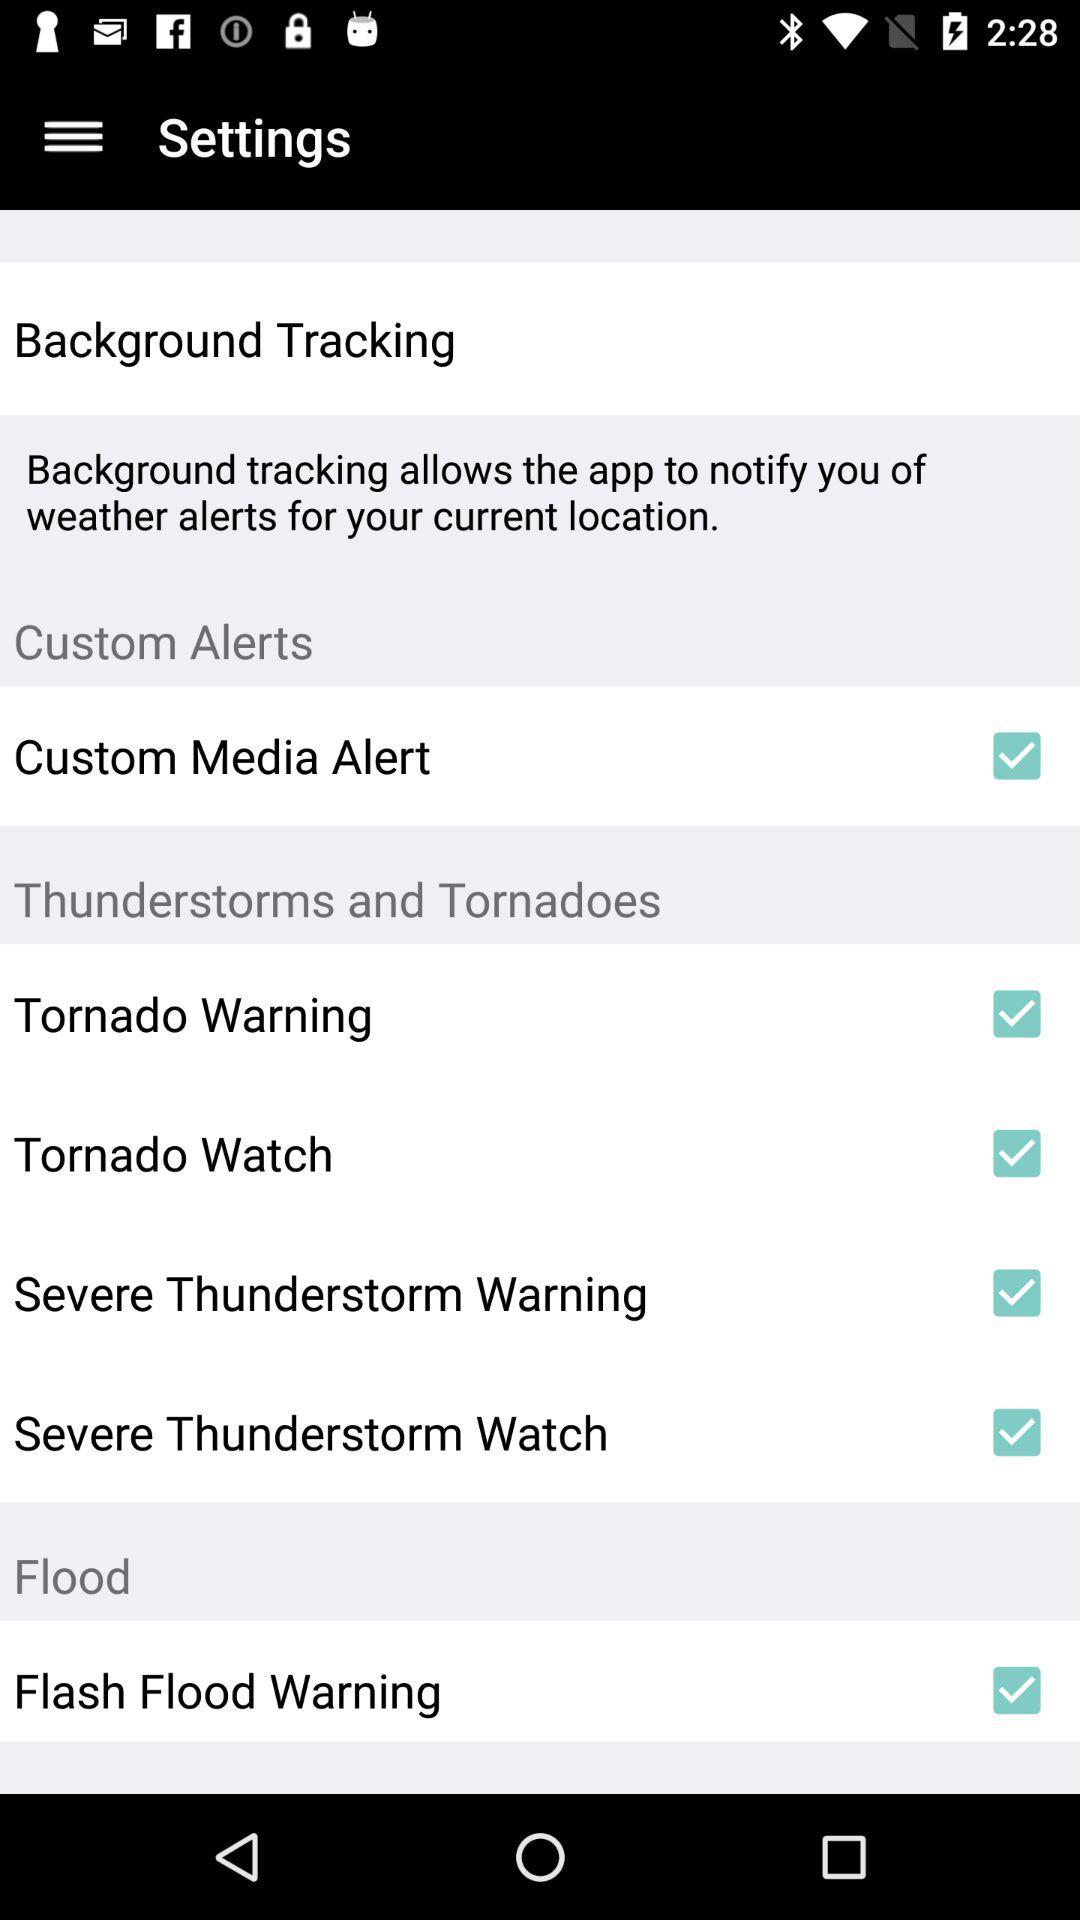  I want to click on the item next to settings, so click(72, 135).